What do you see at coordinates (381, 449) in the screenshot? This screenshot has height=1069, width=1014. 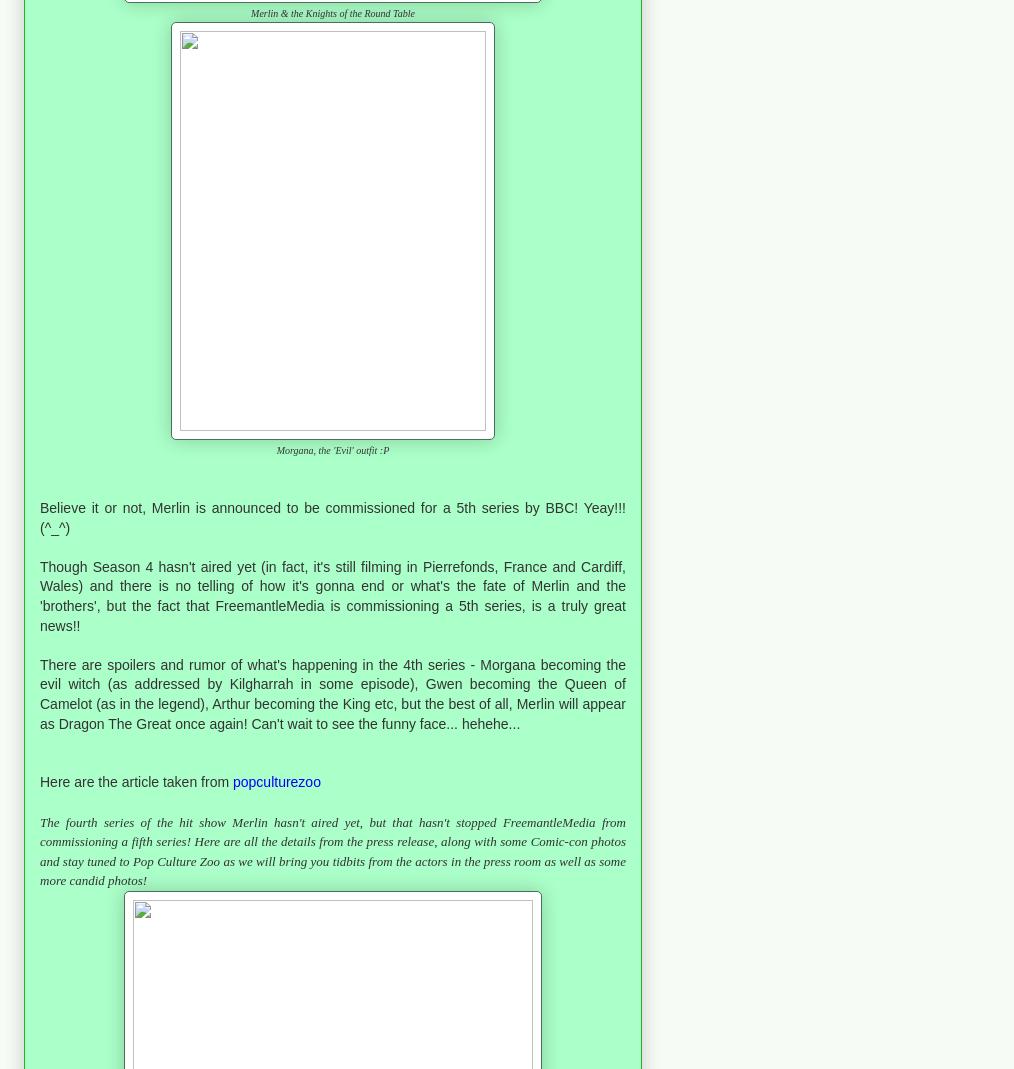 I see `':P'` at bounding box center [381, 449].